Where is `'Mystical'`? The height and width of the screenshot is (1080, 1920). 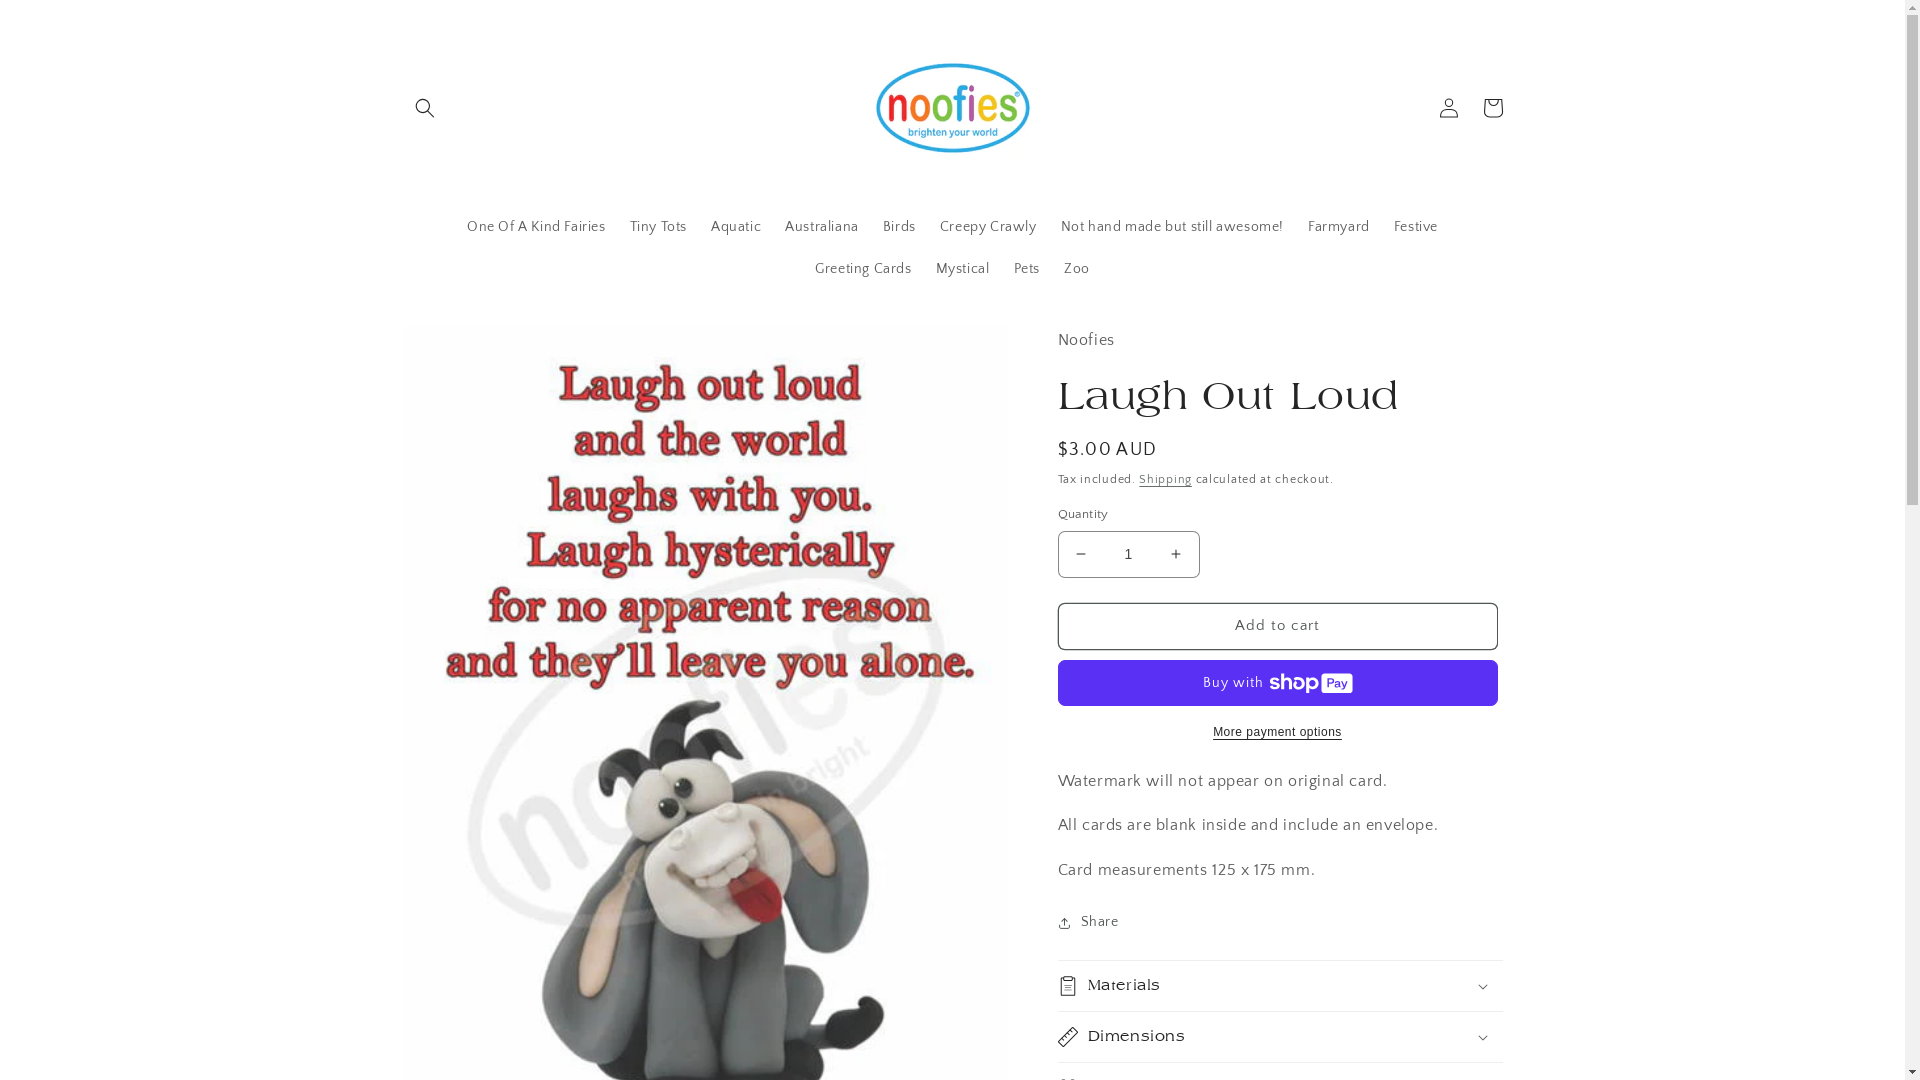 'Mystical' is located at coordinates (923, 268).